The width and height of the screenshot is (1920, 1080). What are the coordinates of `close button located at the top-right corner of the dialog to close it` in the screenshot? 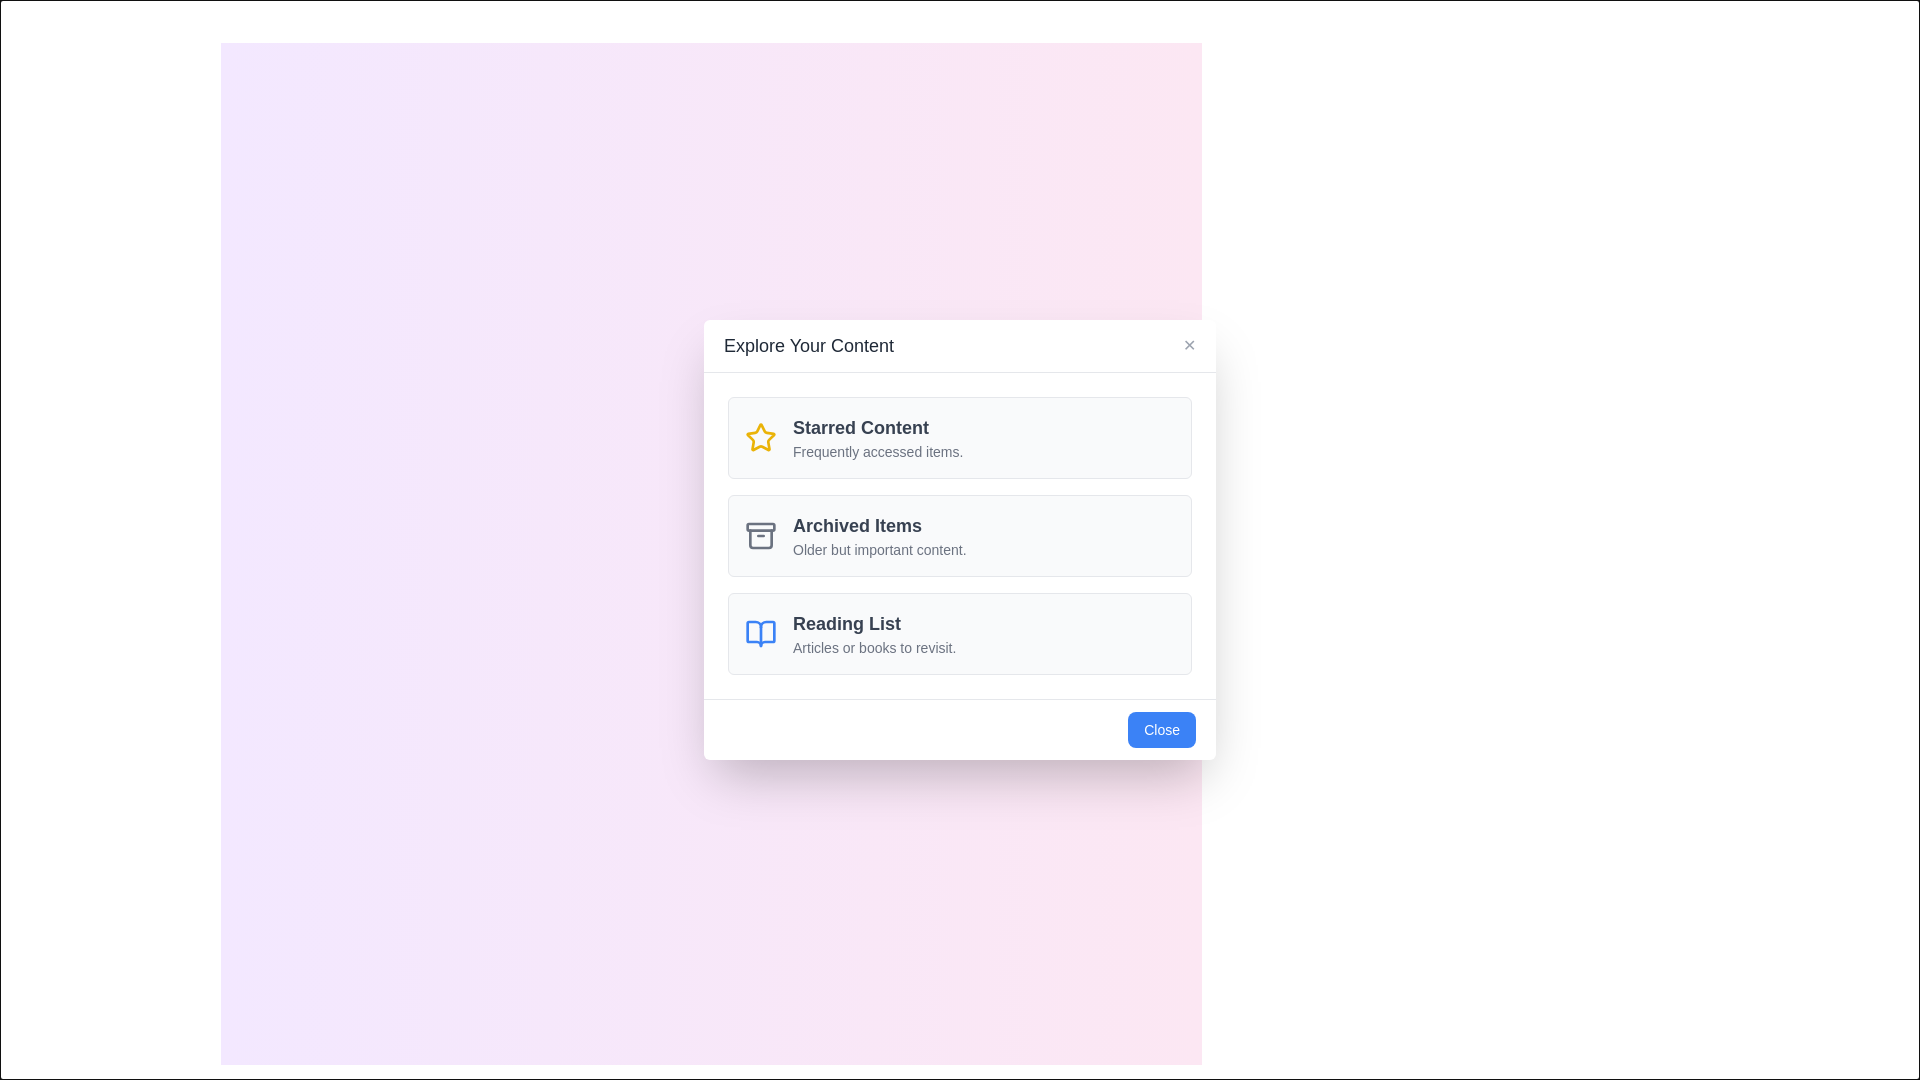 It's located at (1224, 19).